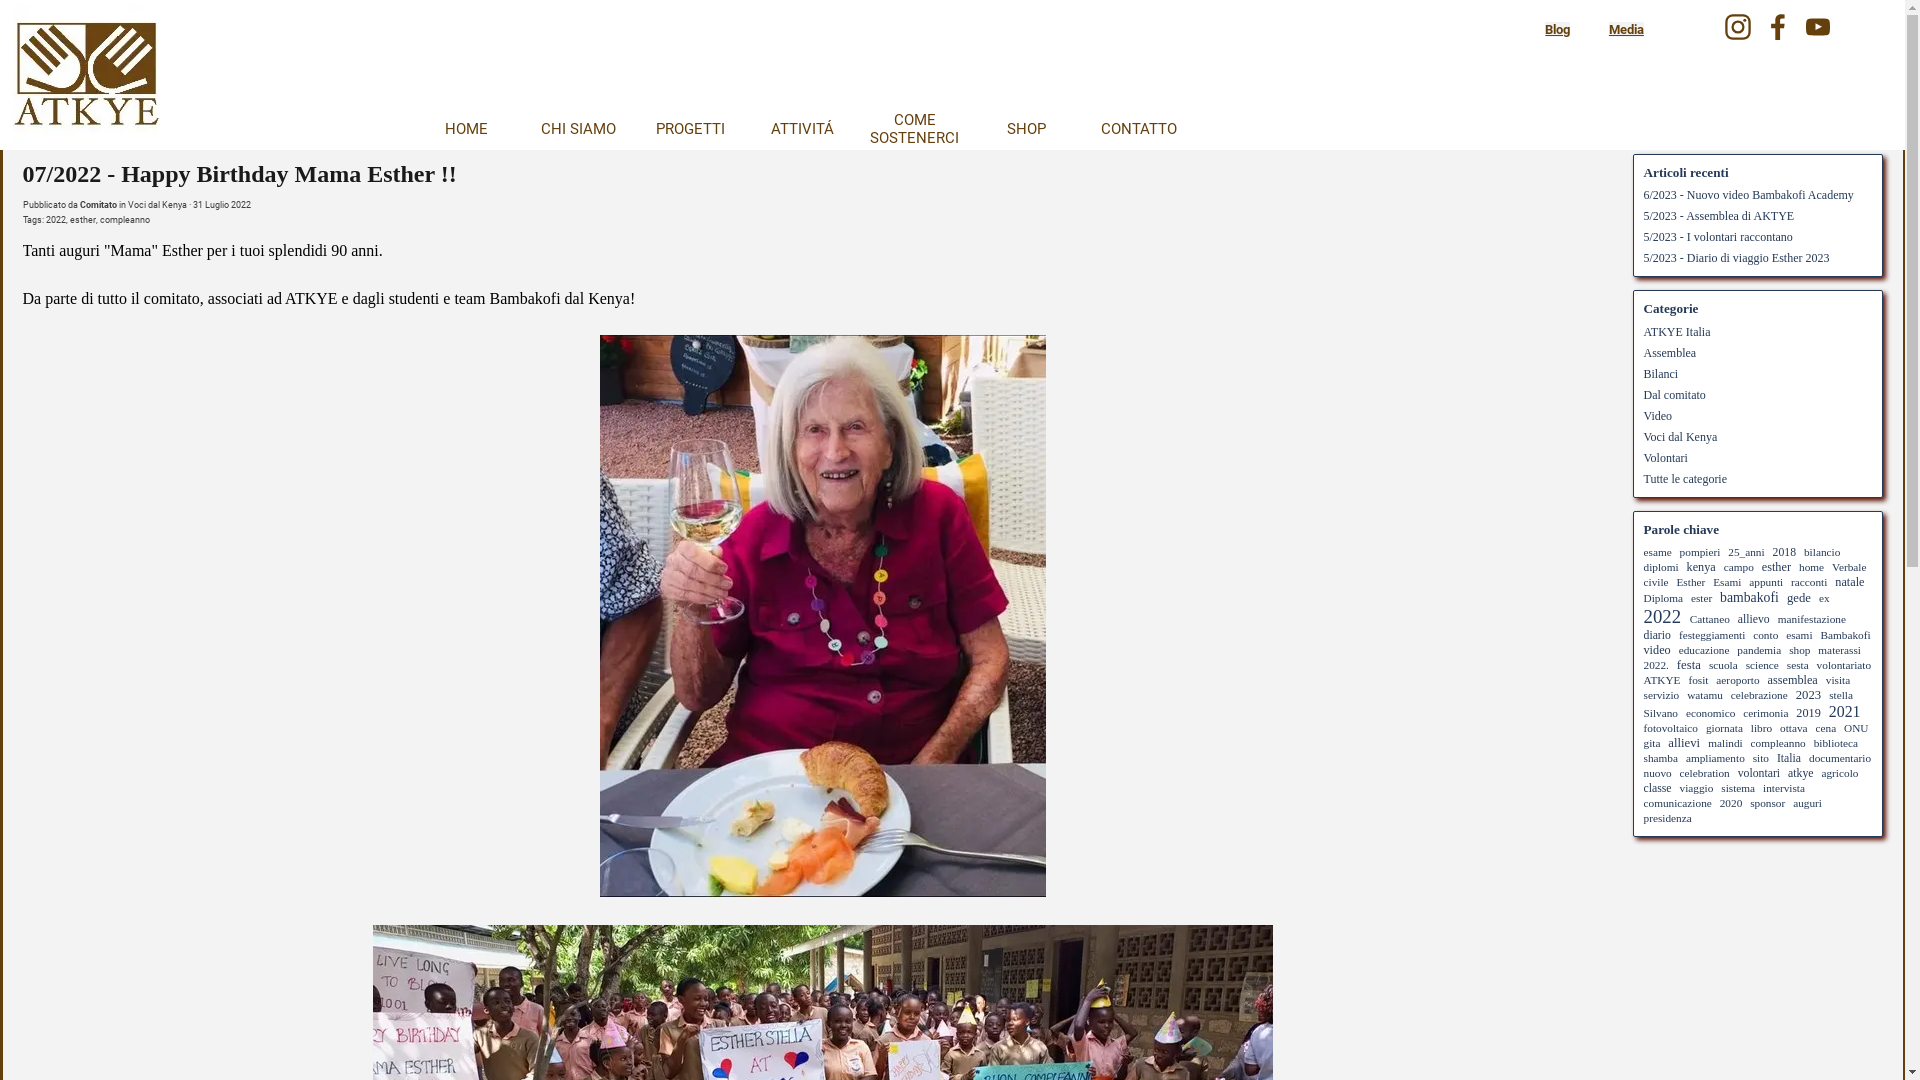 The height and width of the screenshot is (1080, 1920). Describe the element at coordinates (1751, 635) in the screenshot. I see `'conto'` at that location.